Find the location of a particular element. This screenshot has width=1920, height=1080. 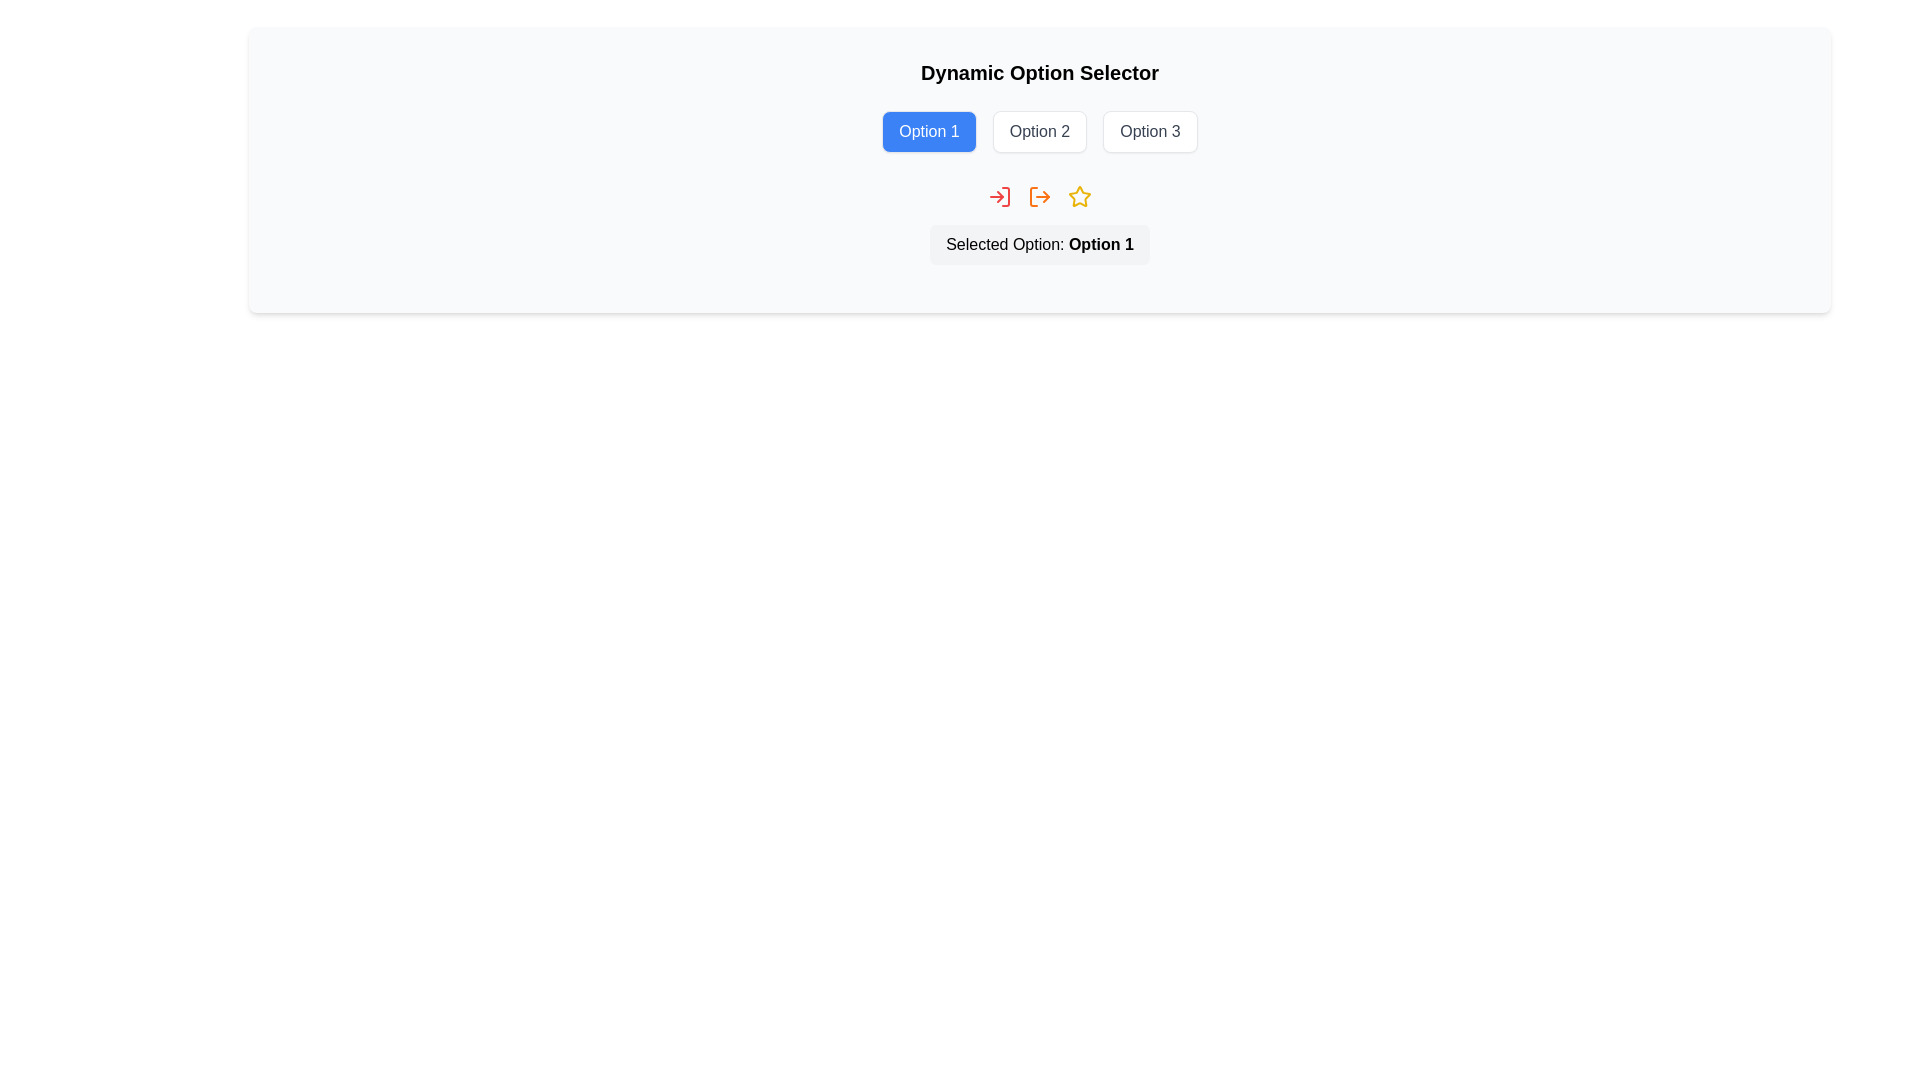

the log-in icon, which is the first icon from the left among three icons in the interface, used for navigating to the login interface is located at coordinates (999, 196).